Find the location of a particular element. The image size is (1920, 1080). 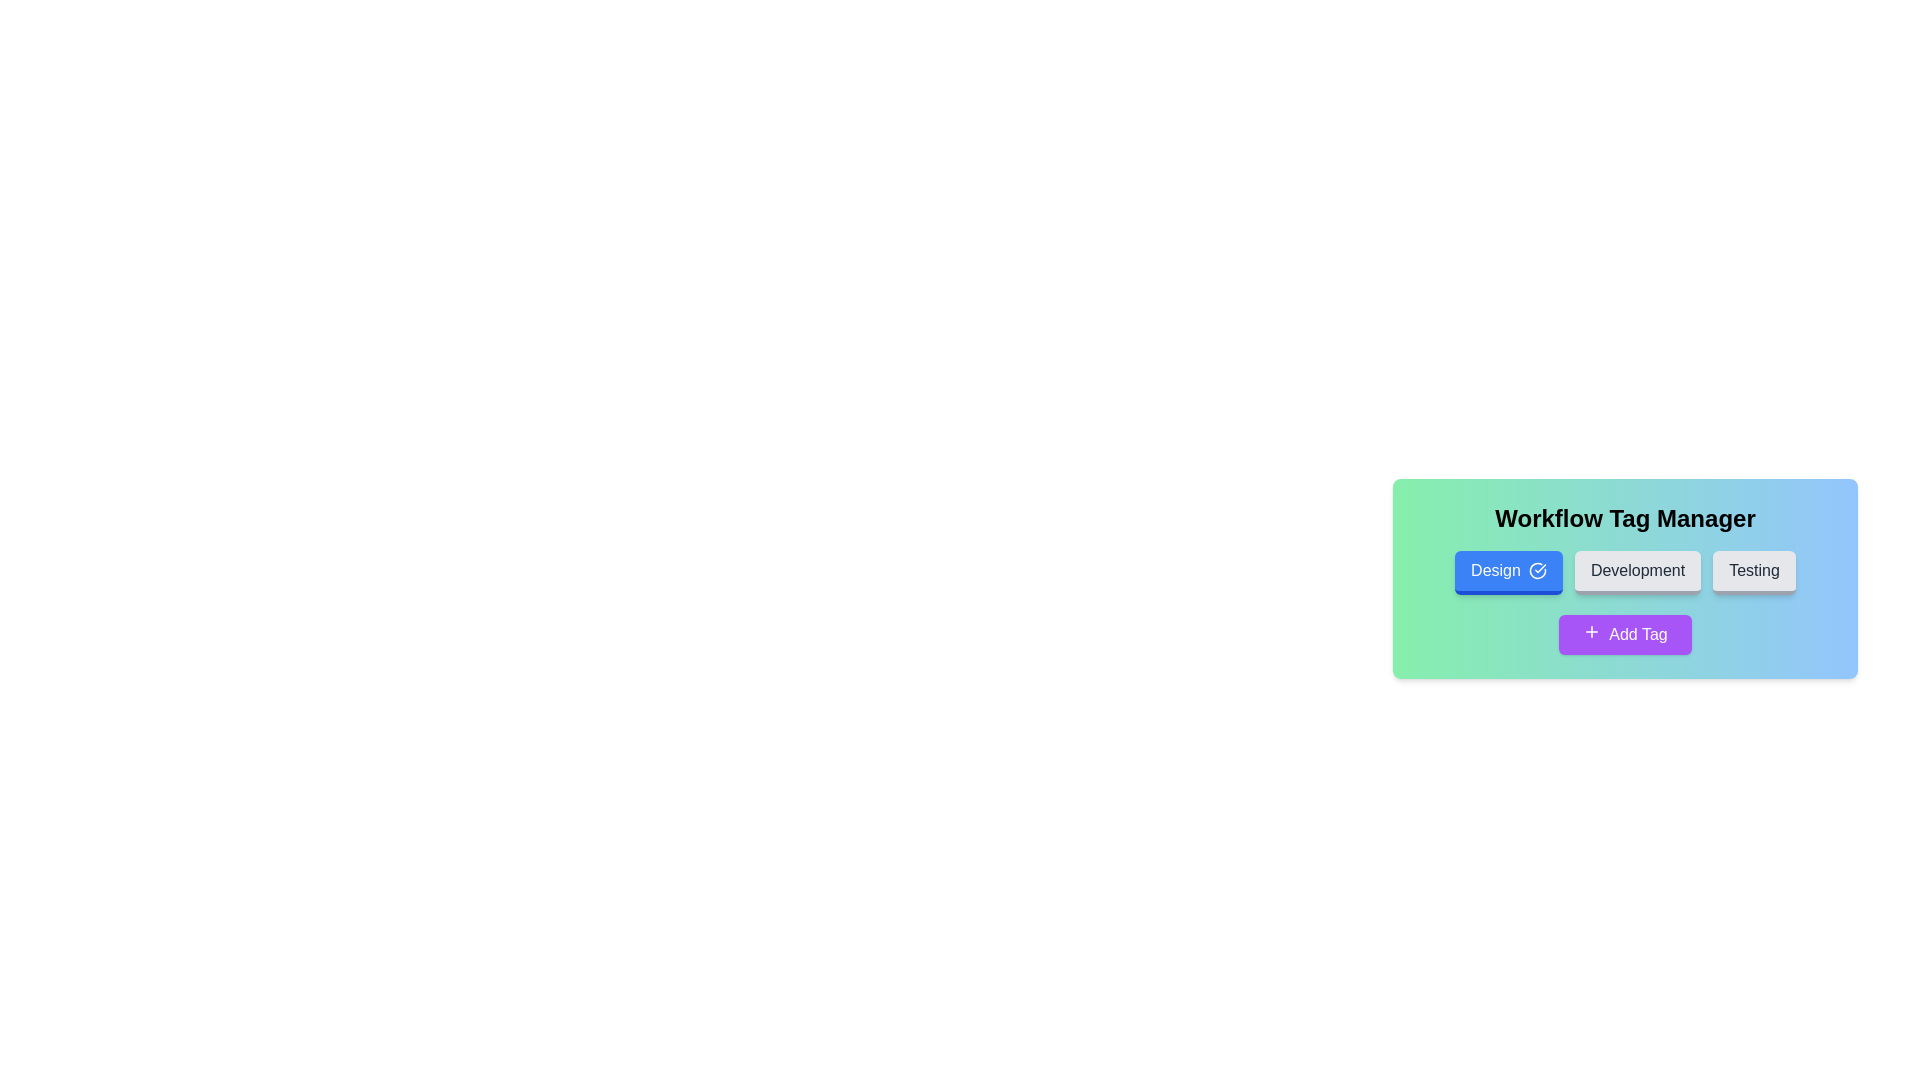

the tag Design is located at coordinates (1508, 573).